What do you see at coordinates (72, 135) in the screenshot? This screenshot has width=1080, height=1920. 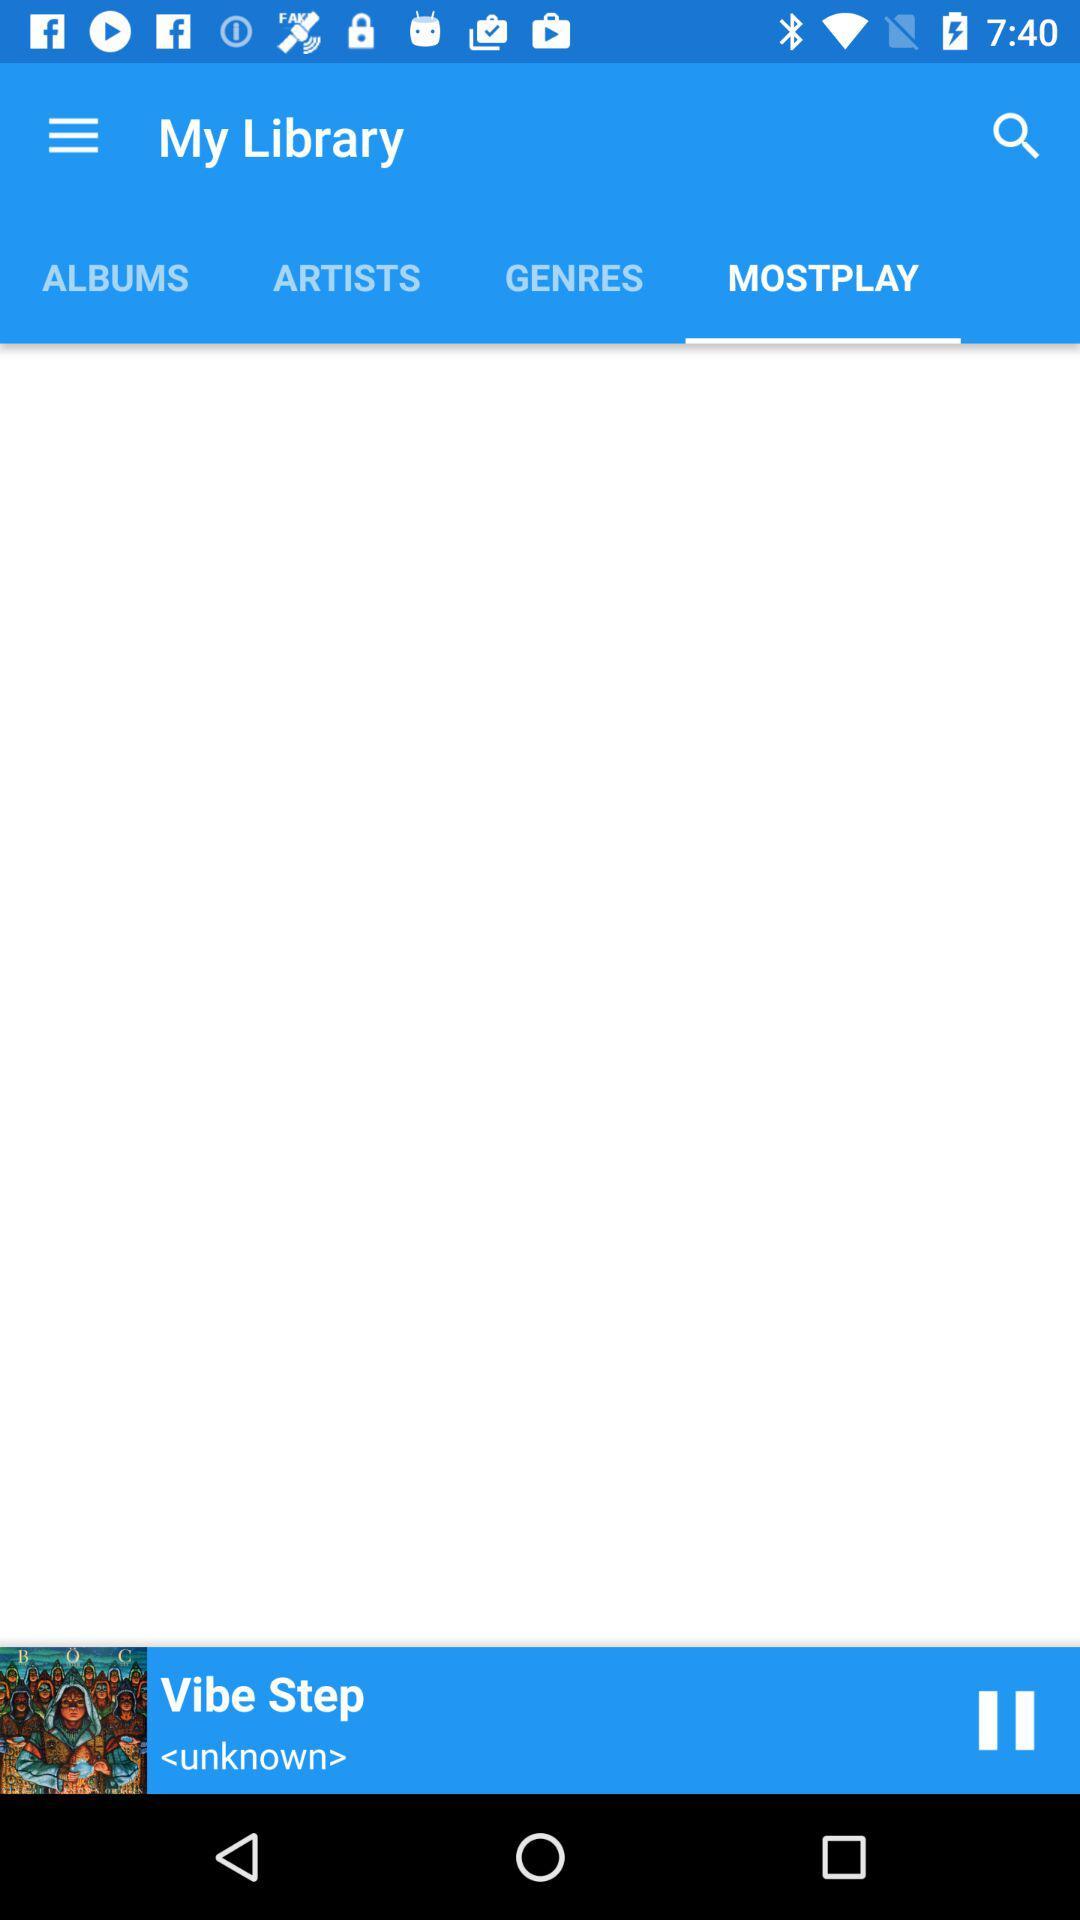 I see `item above the albums` at bounding box center [72, 135].